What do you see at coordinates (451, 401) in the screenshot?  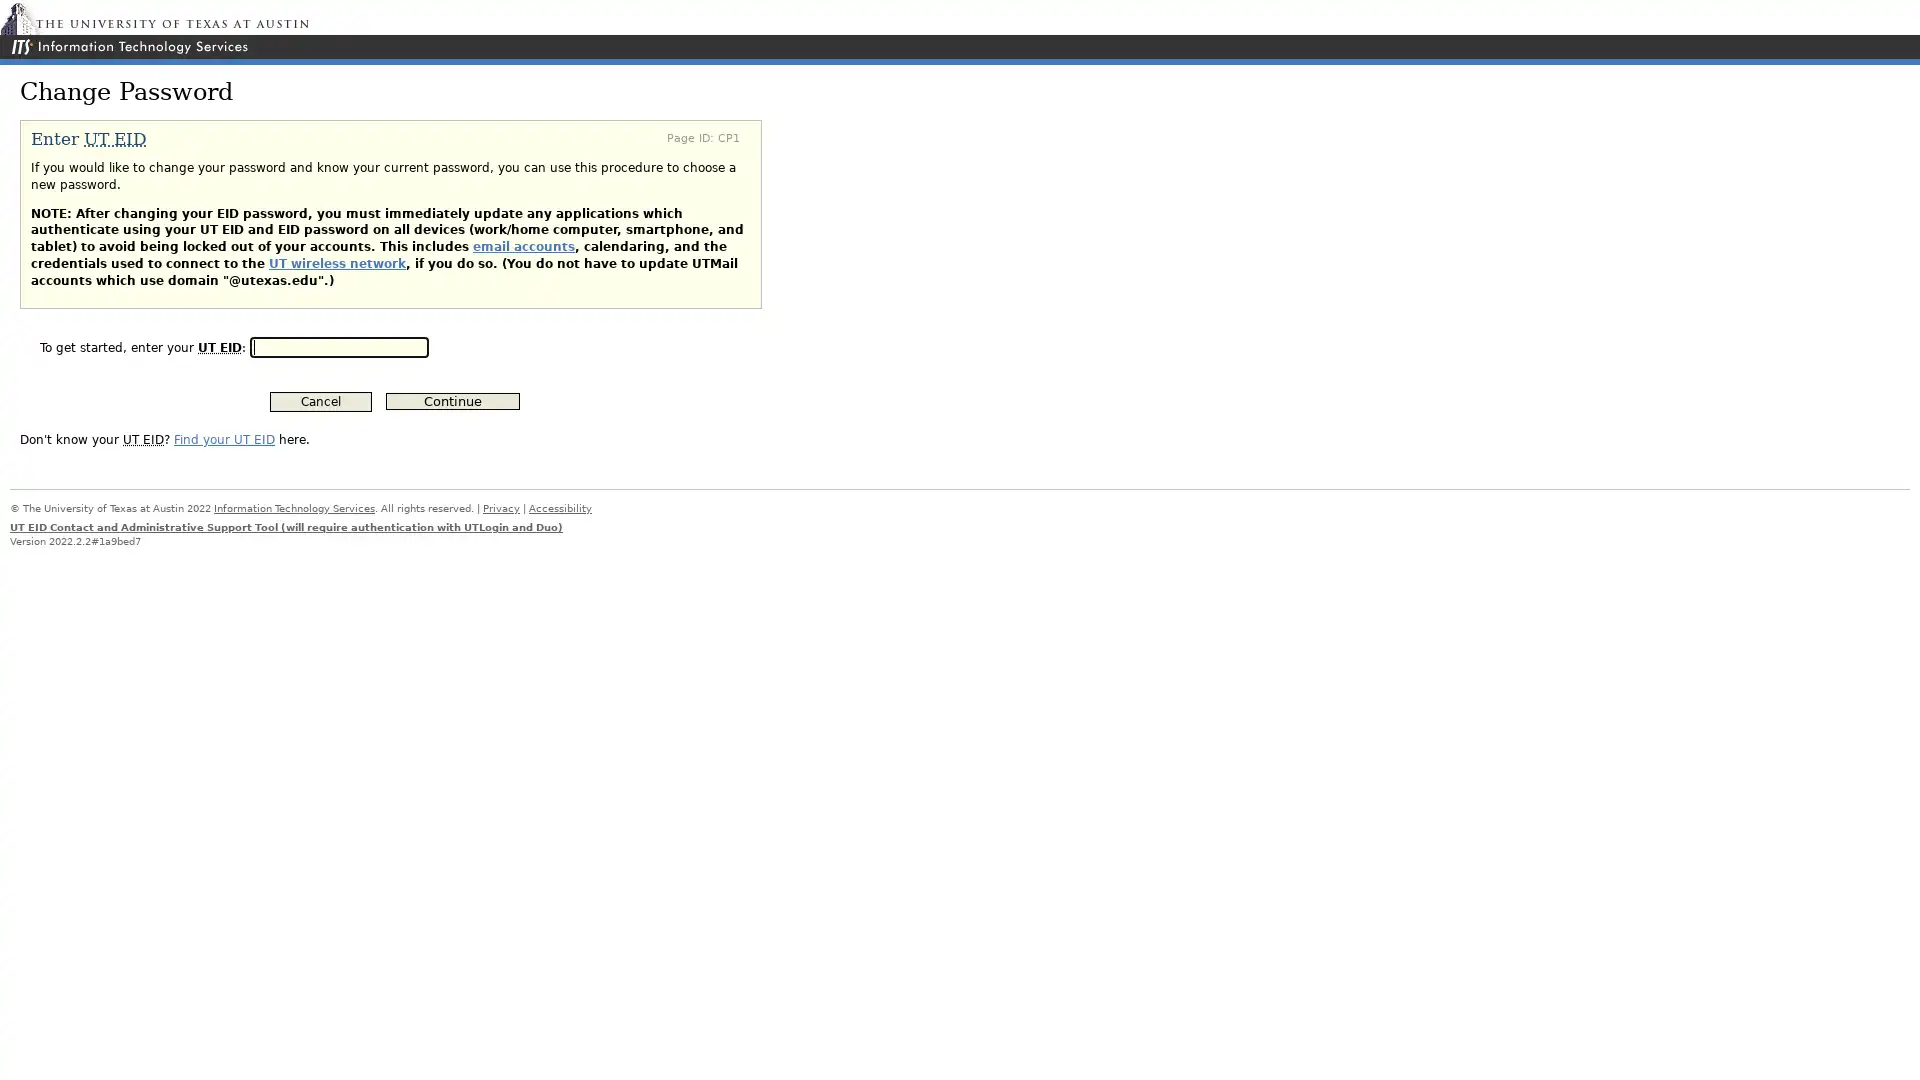 I see `Continue` at bounding box center [451, 401].